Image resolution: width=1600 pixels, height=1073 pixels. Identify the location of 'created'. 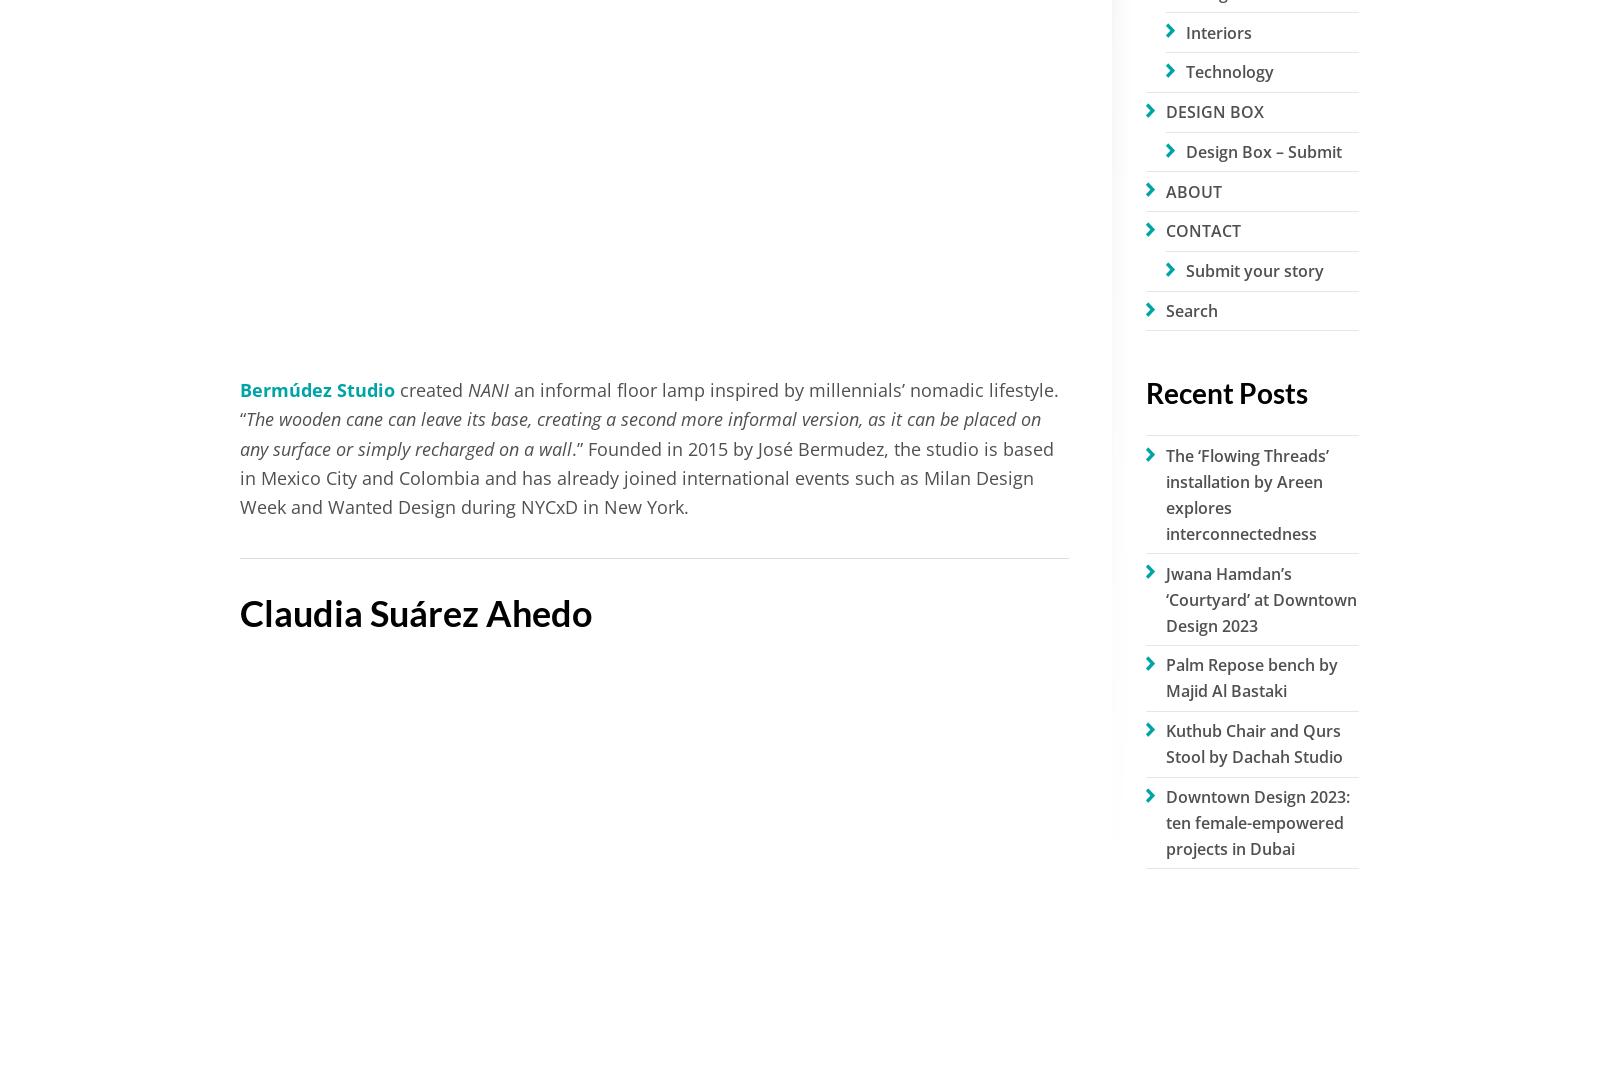
(430, 389).